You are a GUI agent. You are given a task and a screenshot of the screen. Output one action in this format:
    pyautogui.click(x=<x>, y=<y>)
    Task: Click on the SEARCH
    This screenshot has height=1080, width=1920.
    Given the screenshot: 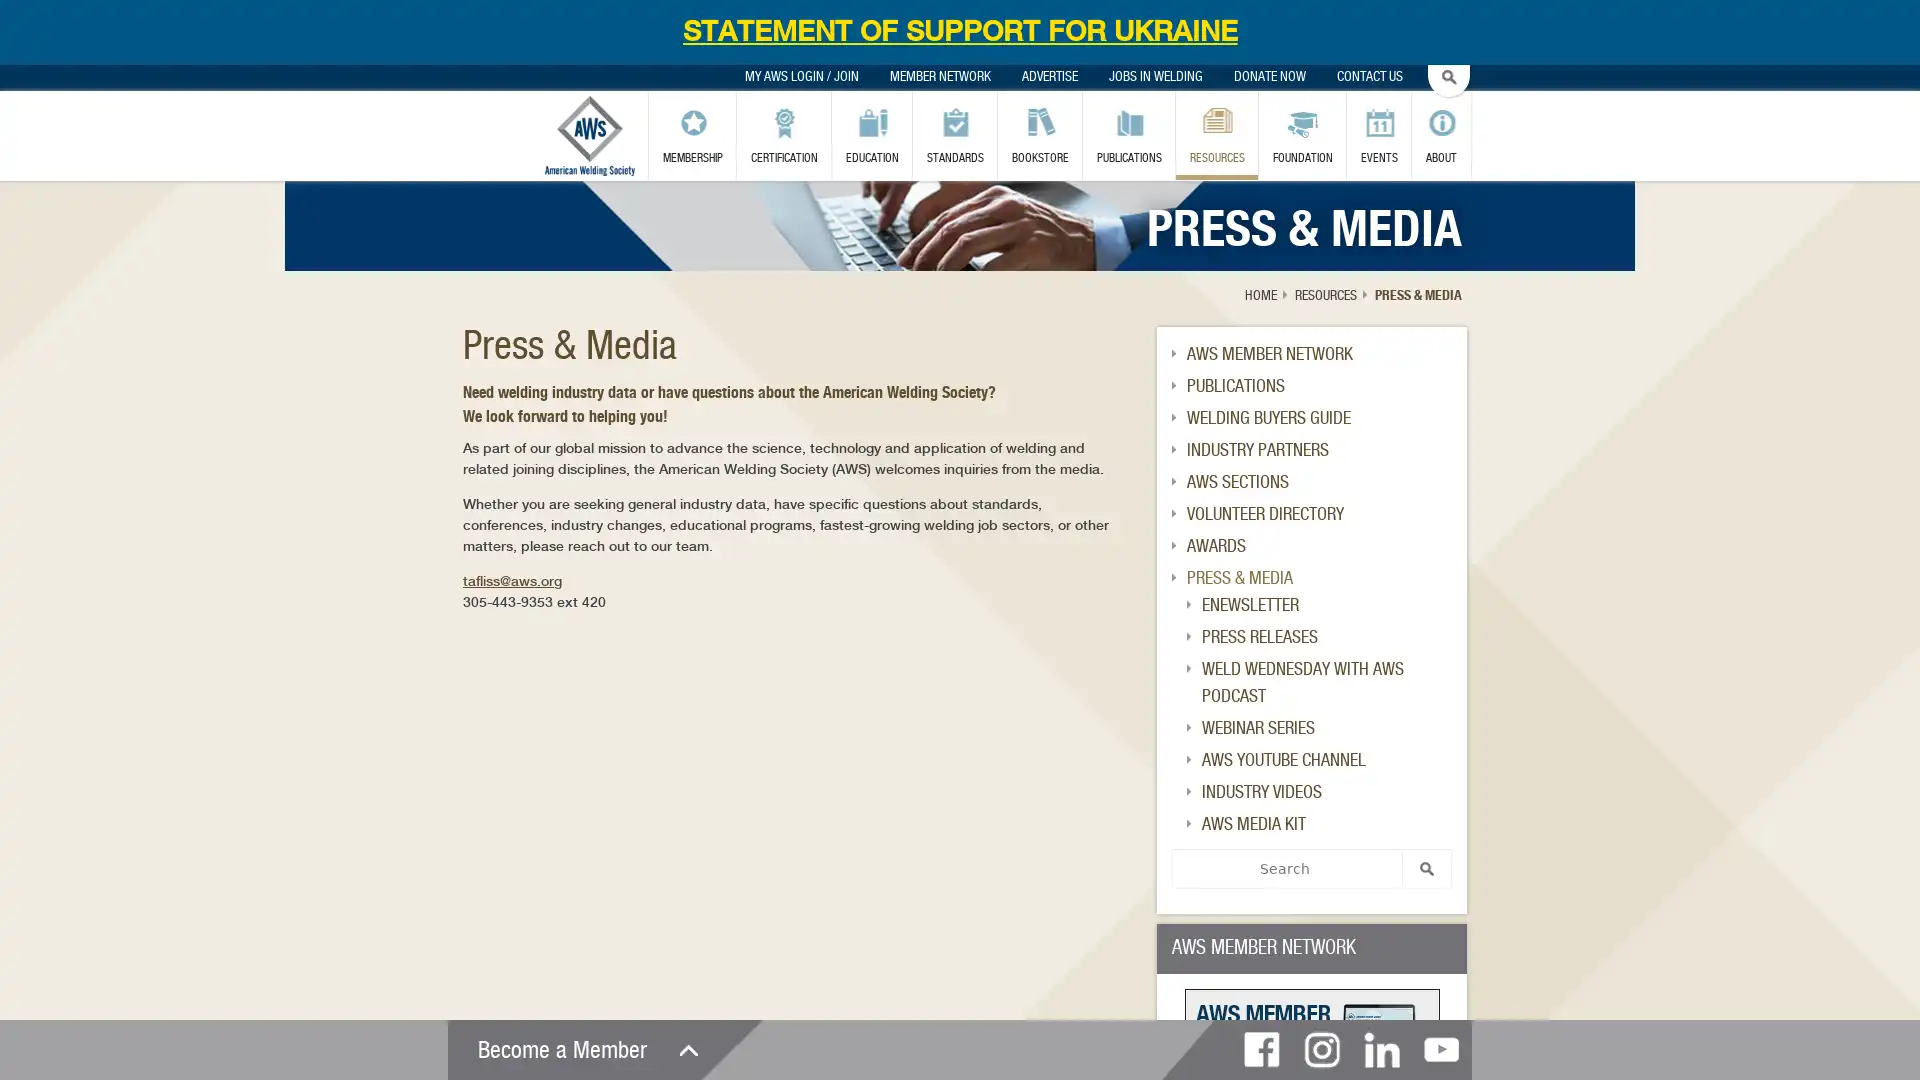 What is the action you would take?
    pyautogui.click(x=1425, y=867)
    